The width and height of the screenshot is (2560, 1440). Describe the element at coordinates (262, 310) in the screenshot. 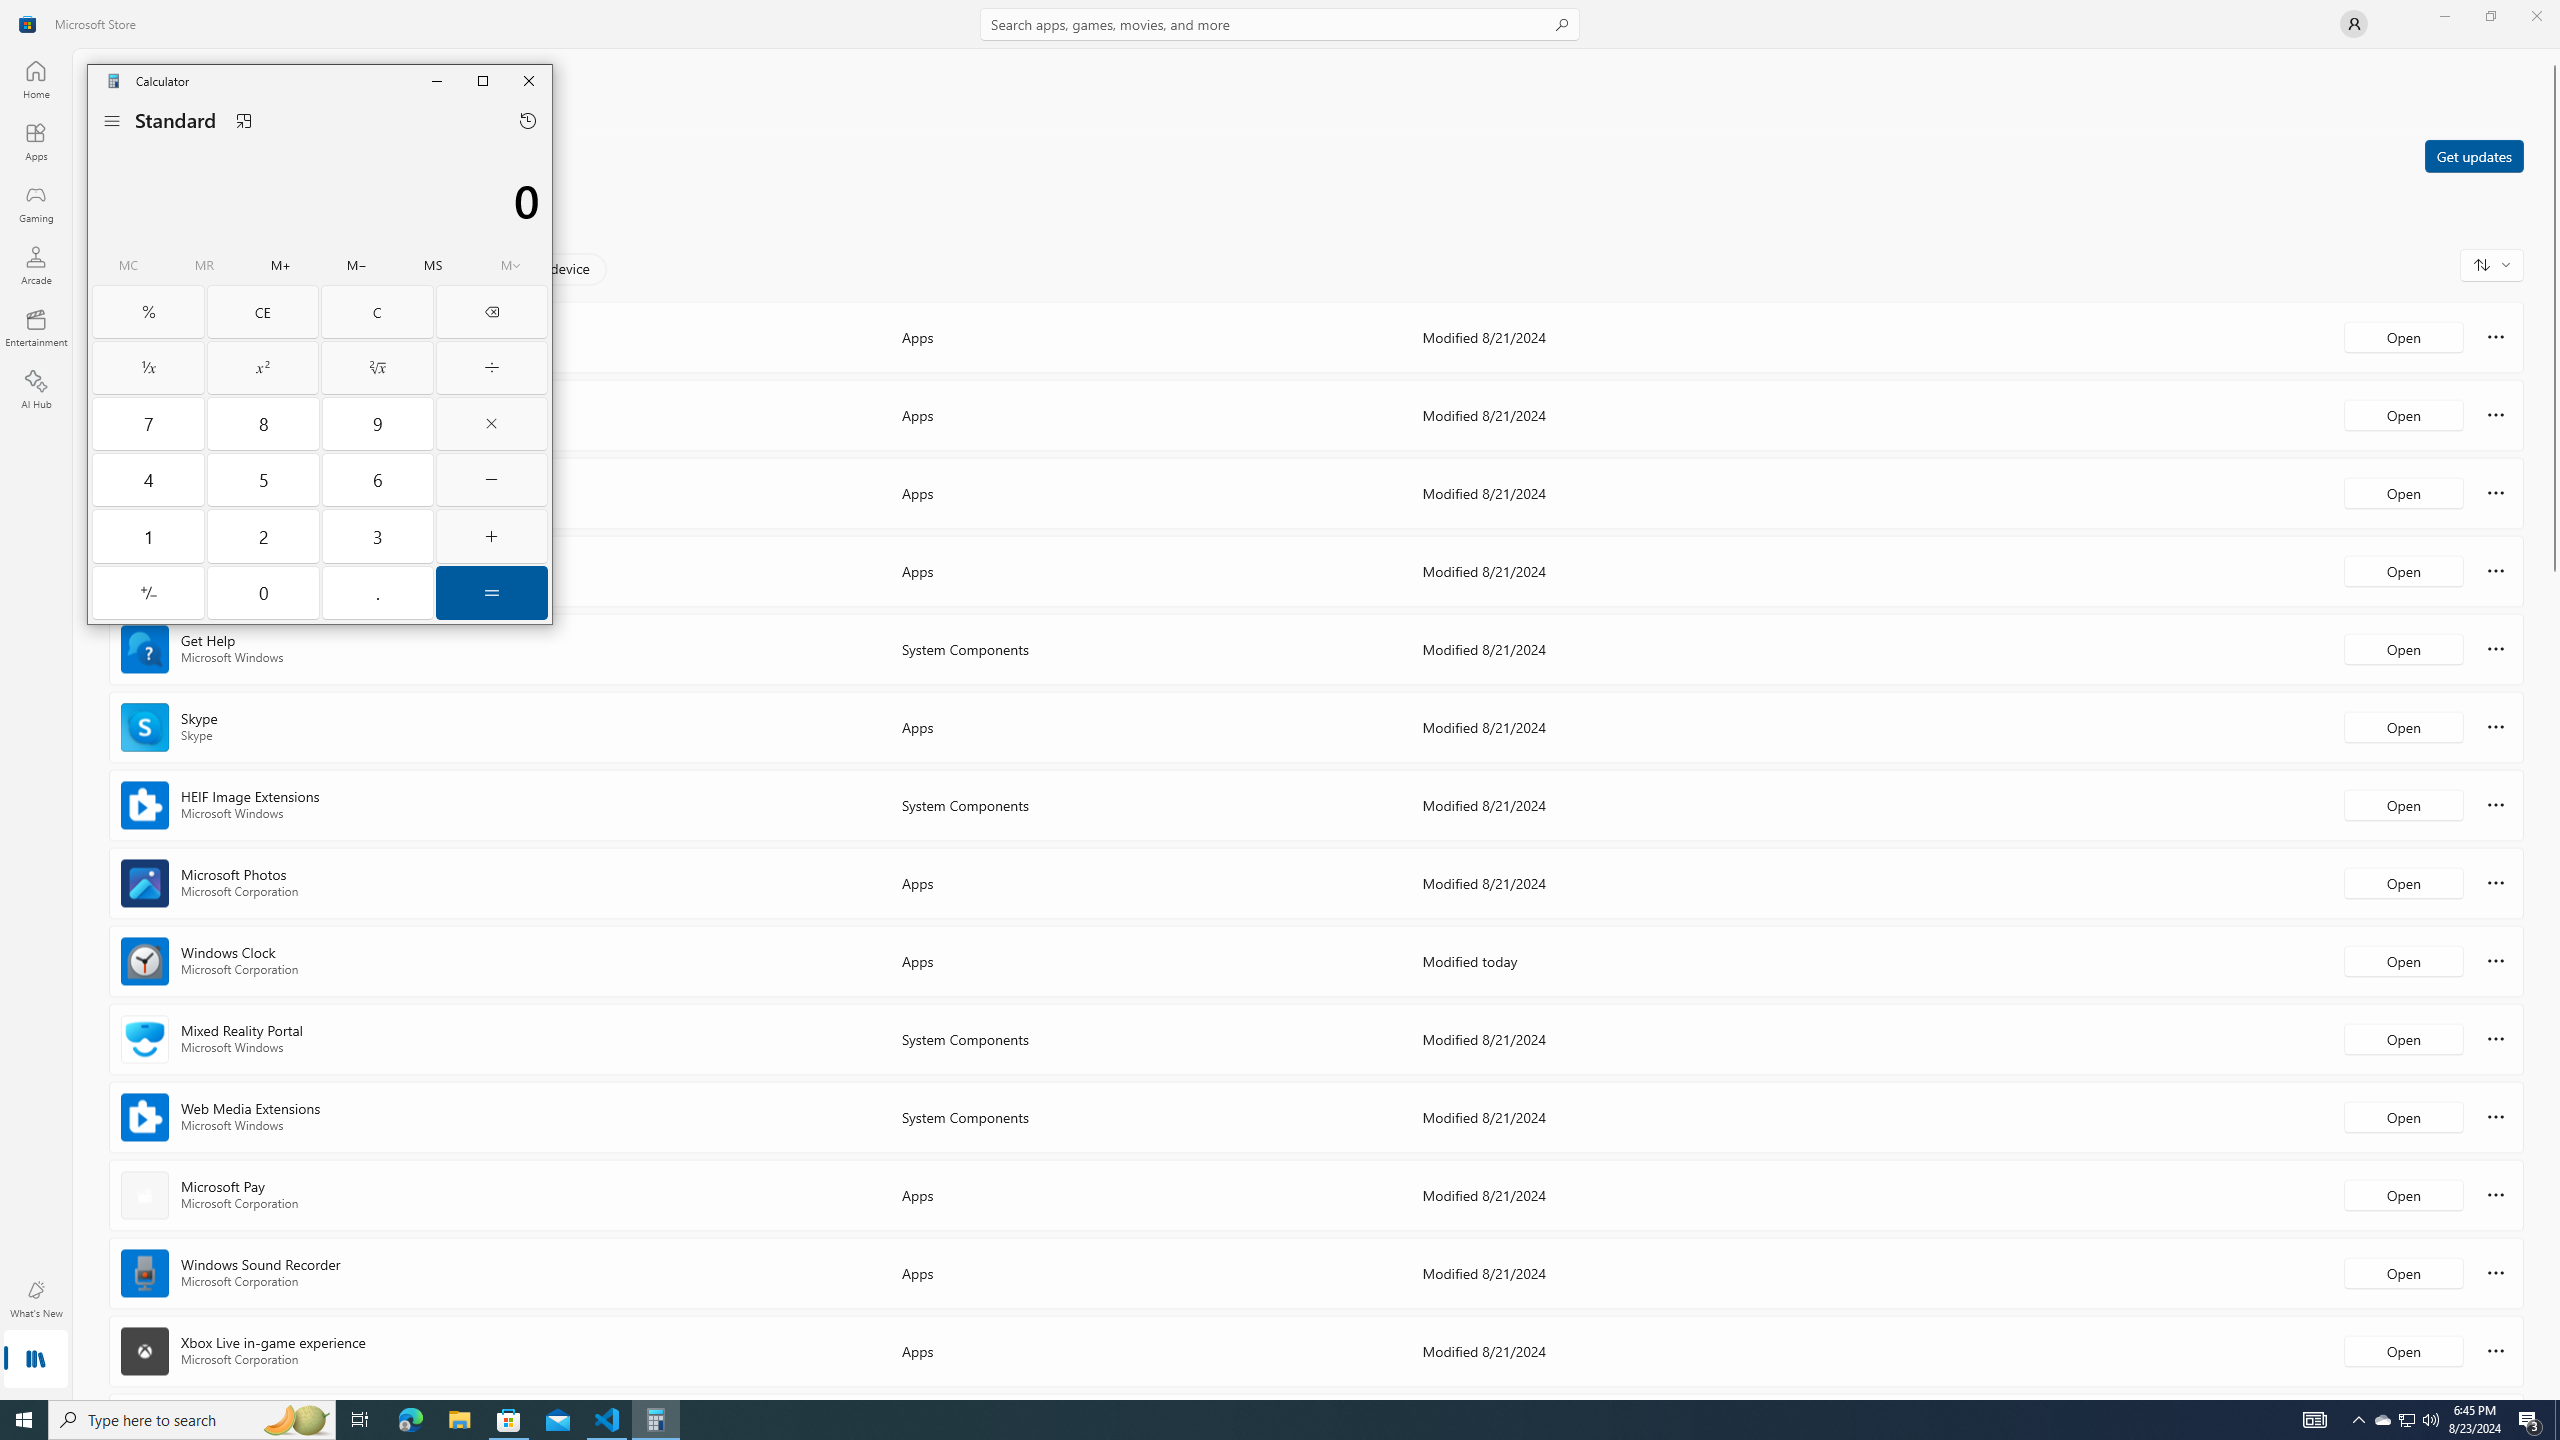

I see `'Clear entry'` at that location.